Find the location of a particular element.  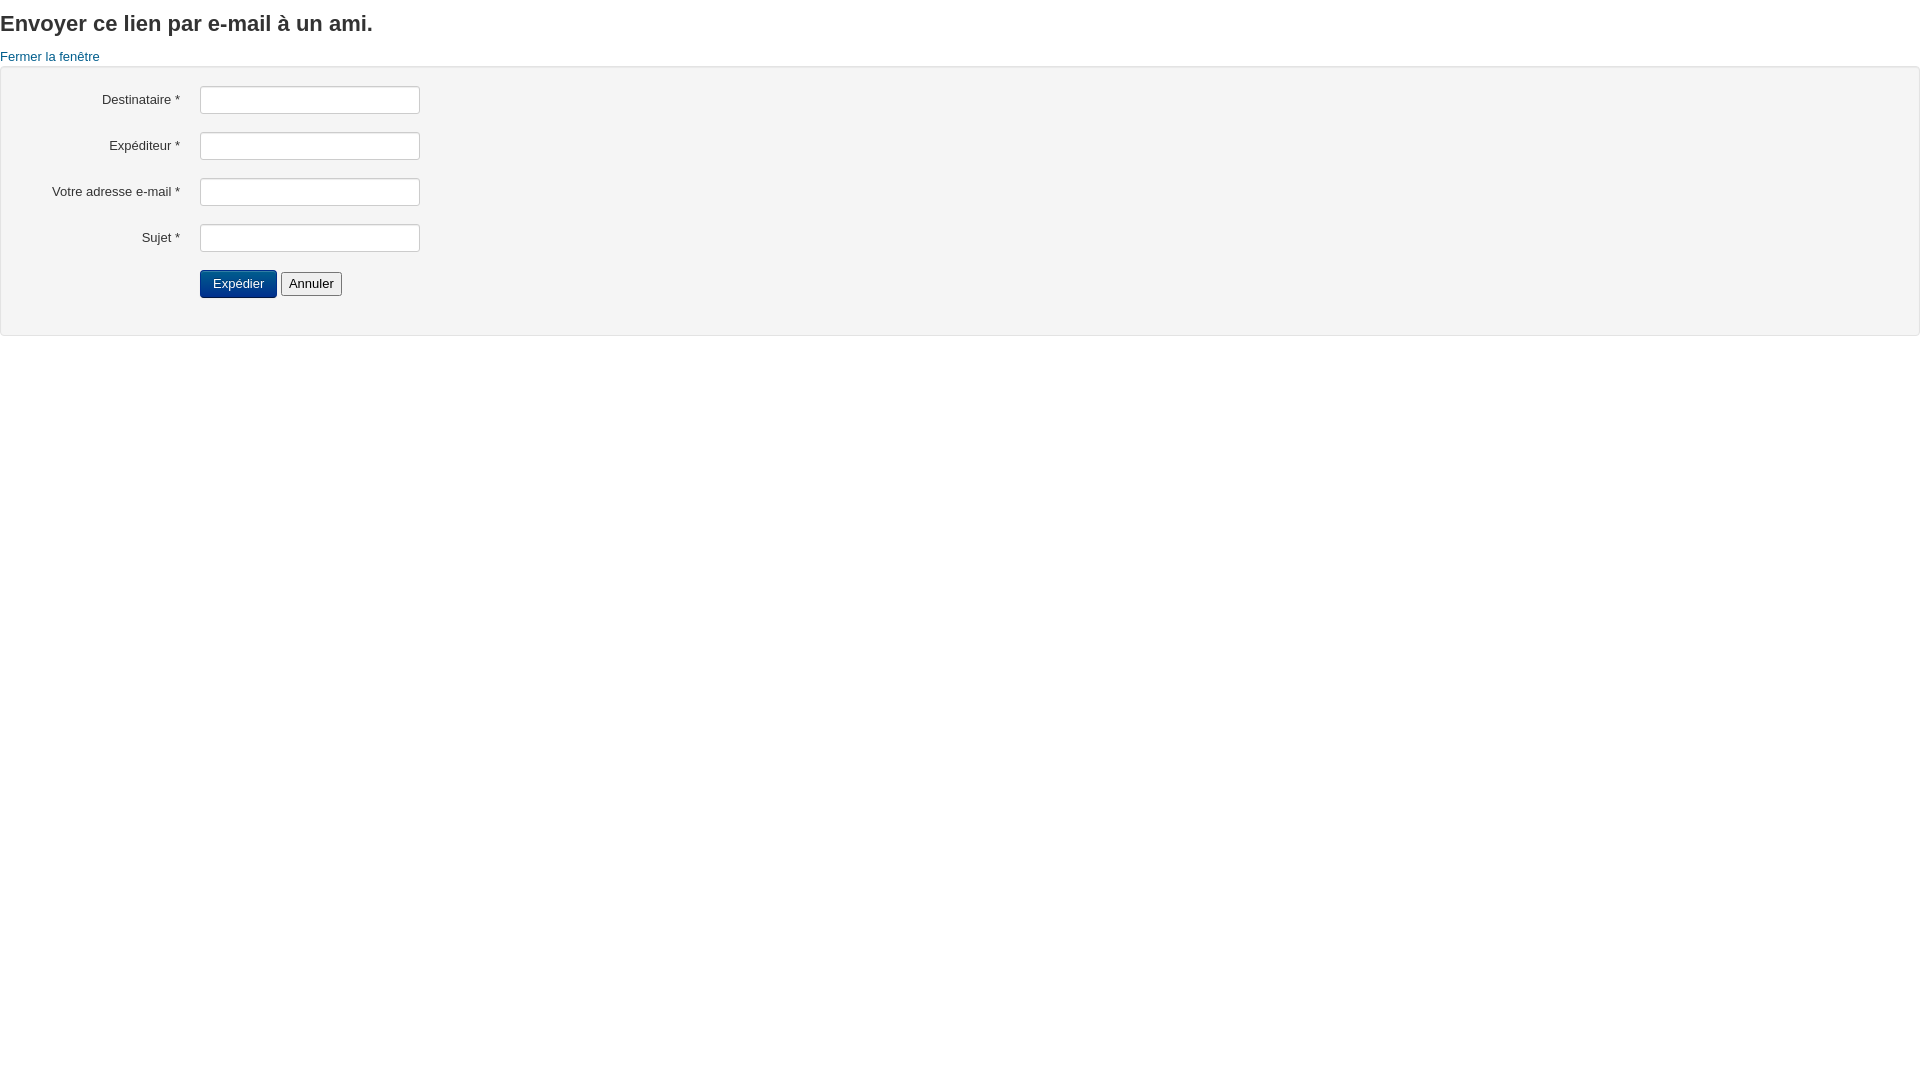

'Annuler' is located at coordinates (310, 284).